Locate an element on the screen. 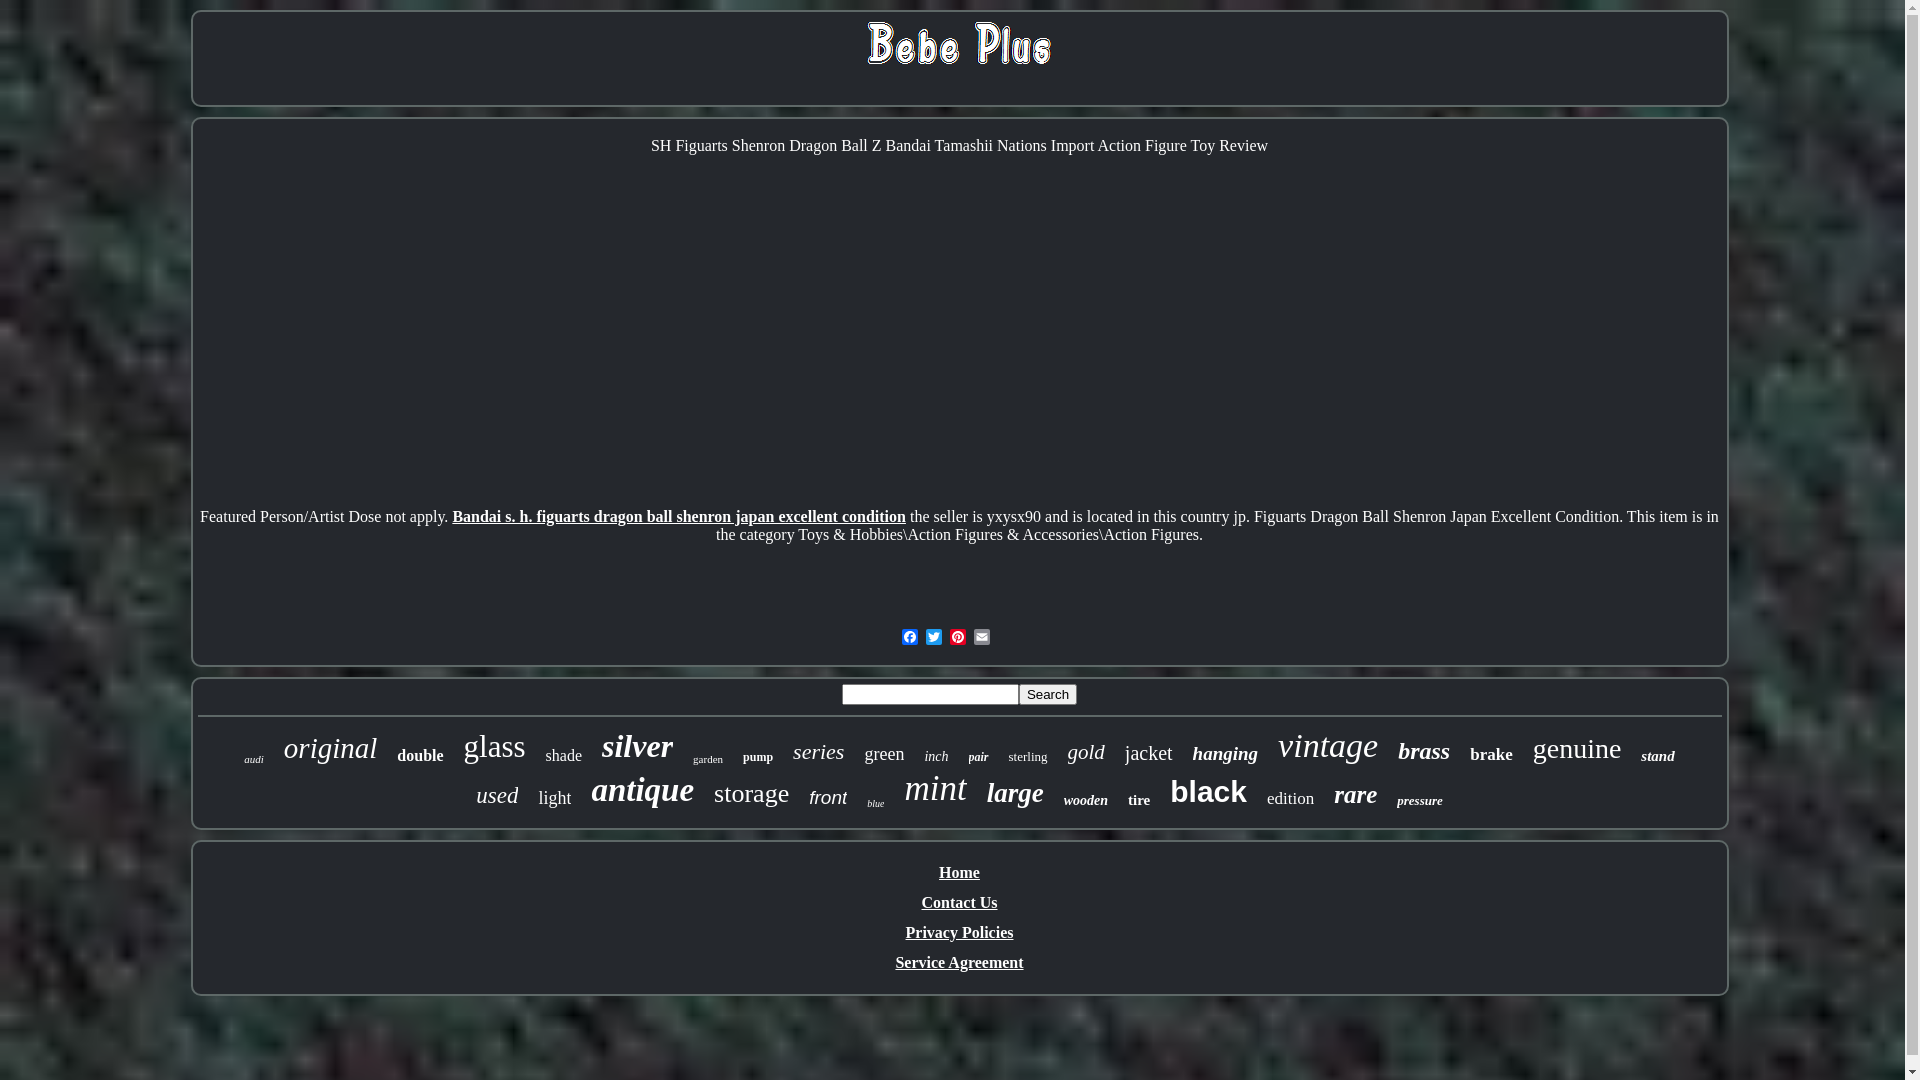 The image size is (1920, 1080). 'series' is located at coordinates (818, 752).